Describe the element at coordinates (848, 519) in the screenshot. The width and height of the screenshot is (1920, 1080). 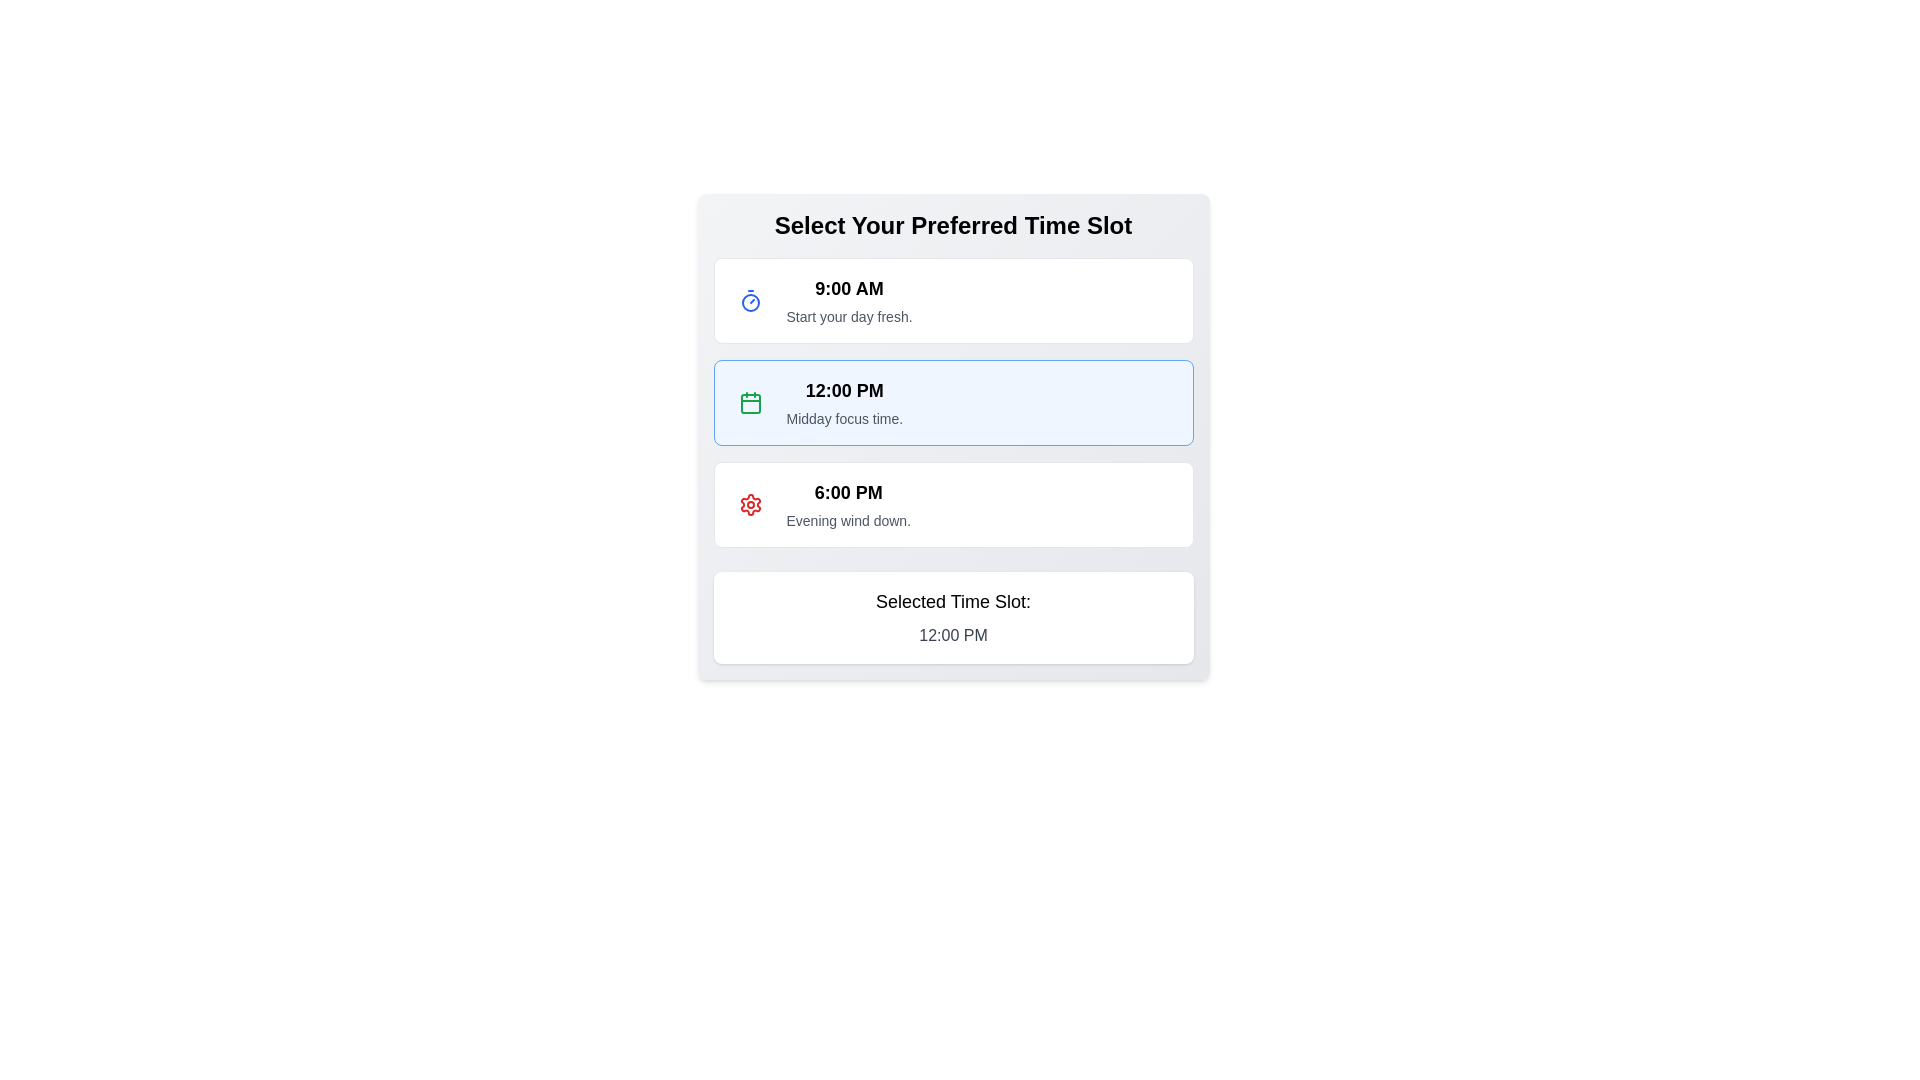
I see `the label providing a brief description for the time slot '6:00 PM', located in the bottom section of the corresponding list item` at that location.